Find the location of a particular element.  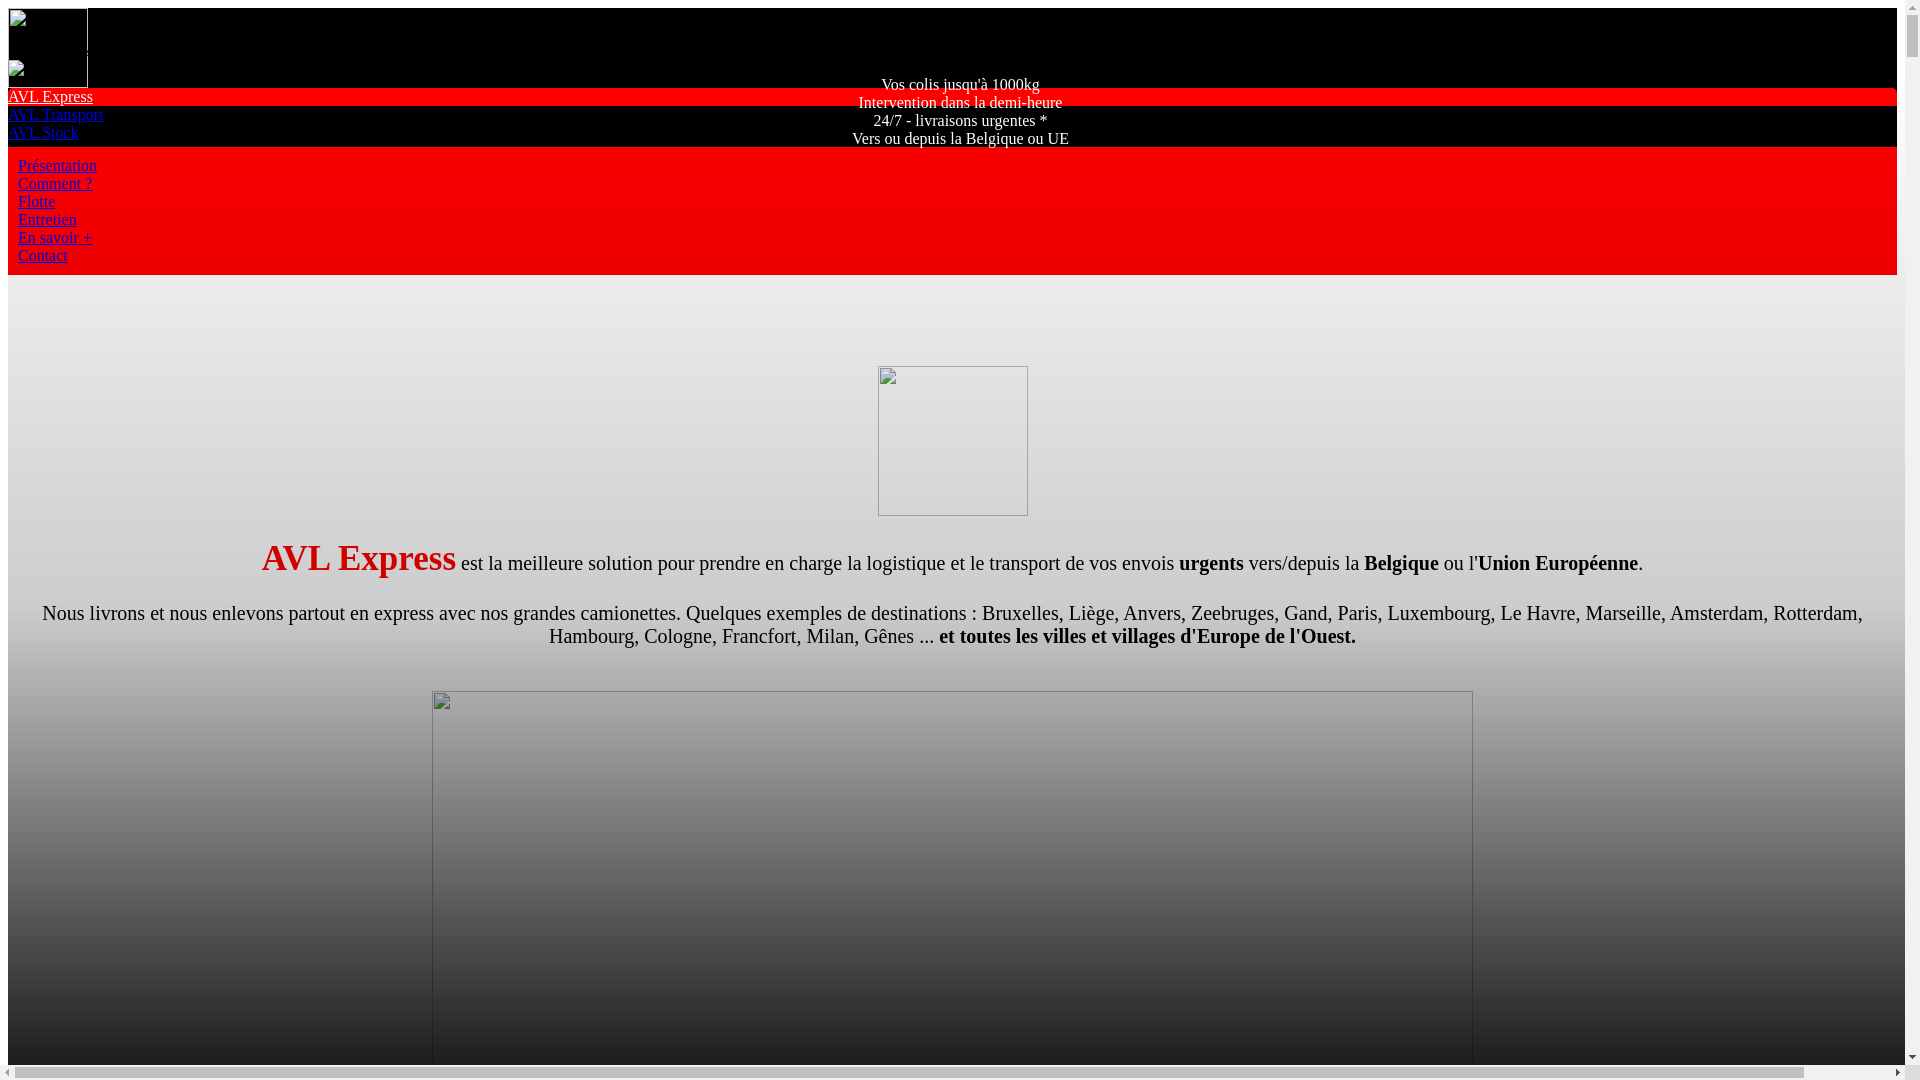

'AVL Express' is located at coordinates (50, 96).